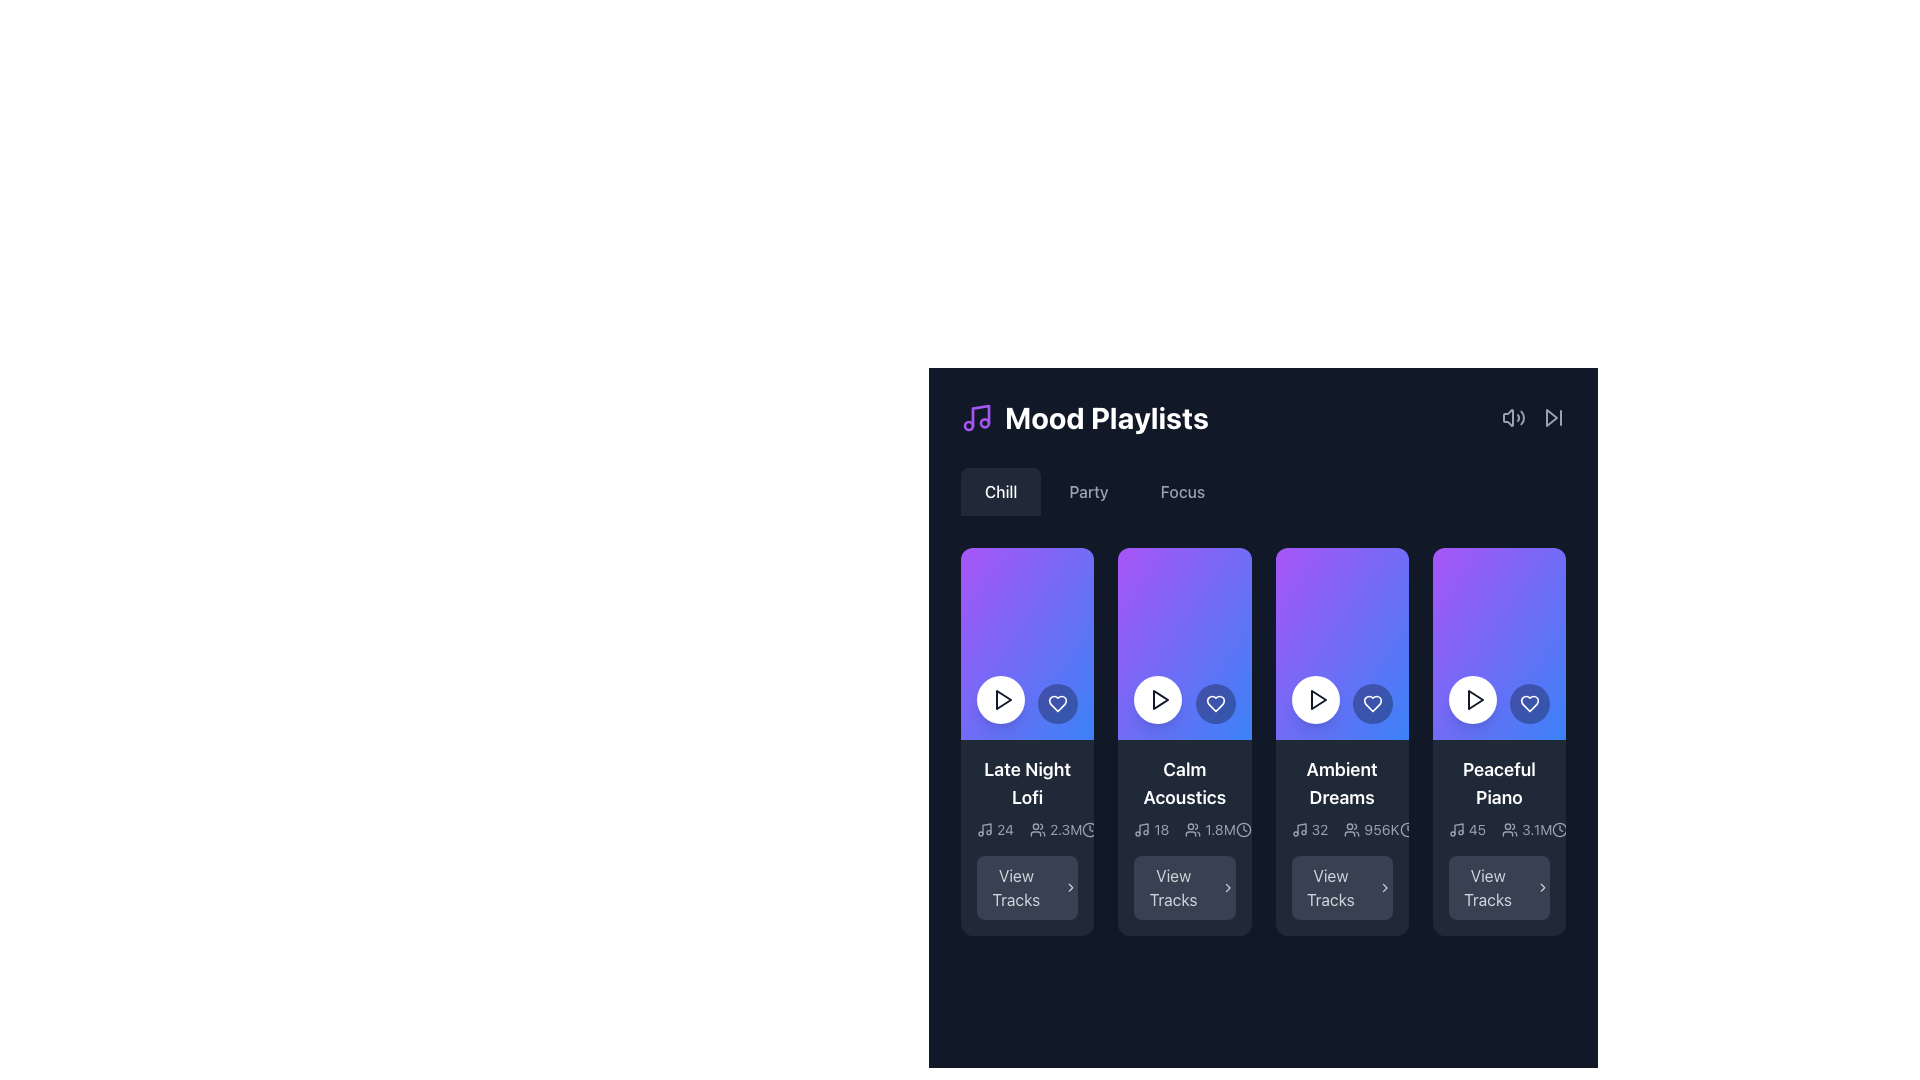  What do you see at coordinates (1184, 644) in the screenshot?
I see `the visual banner of the 'Calm Acoustics' playlist card, which is located in the second column of the playlist grid` at bounding box center [1184, 644].